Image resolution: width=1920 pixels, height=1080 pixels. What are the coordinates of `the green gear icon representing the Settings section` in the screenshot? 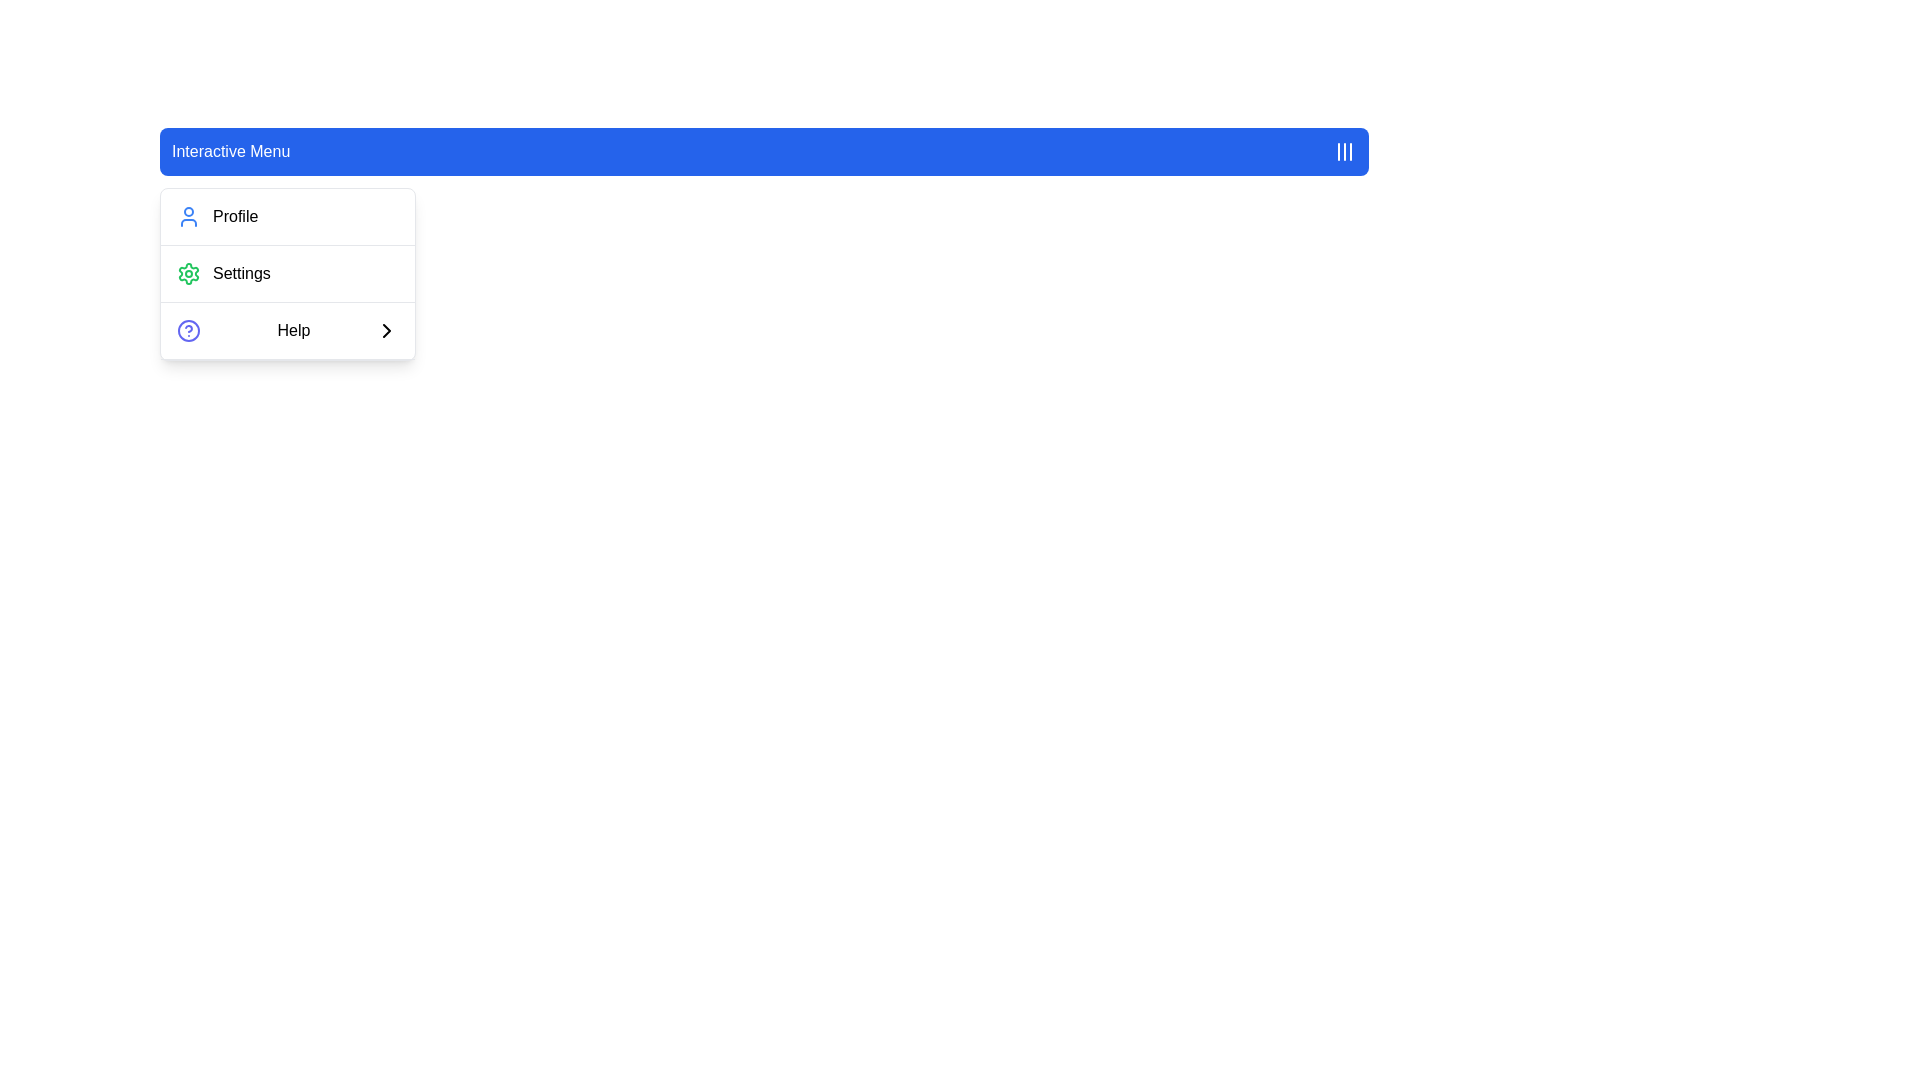 It's located at (188, 273).